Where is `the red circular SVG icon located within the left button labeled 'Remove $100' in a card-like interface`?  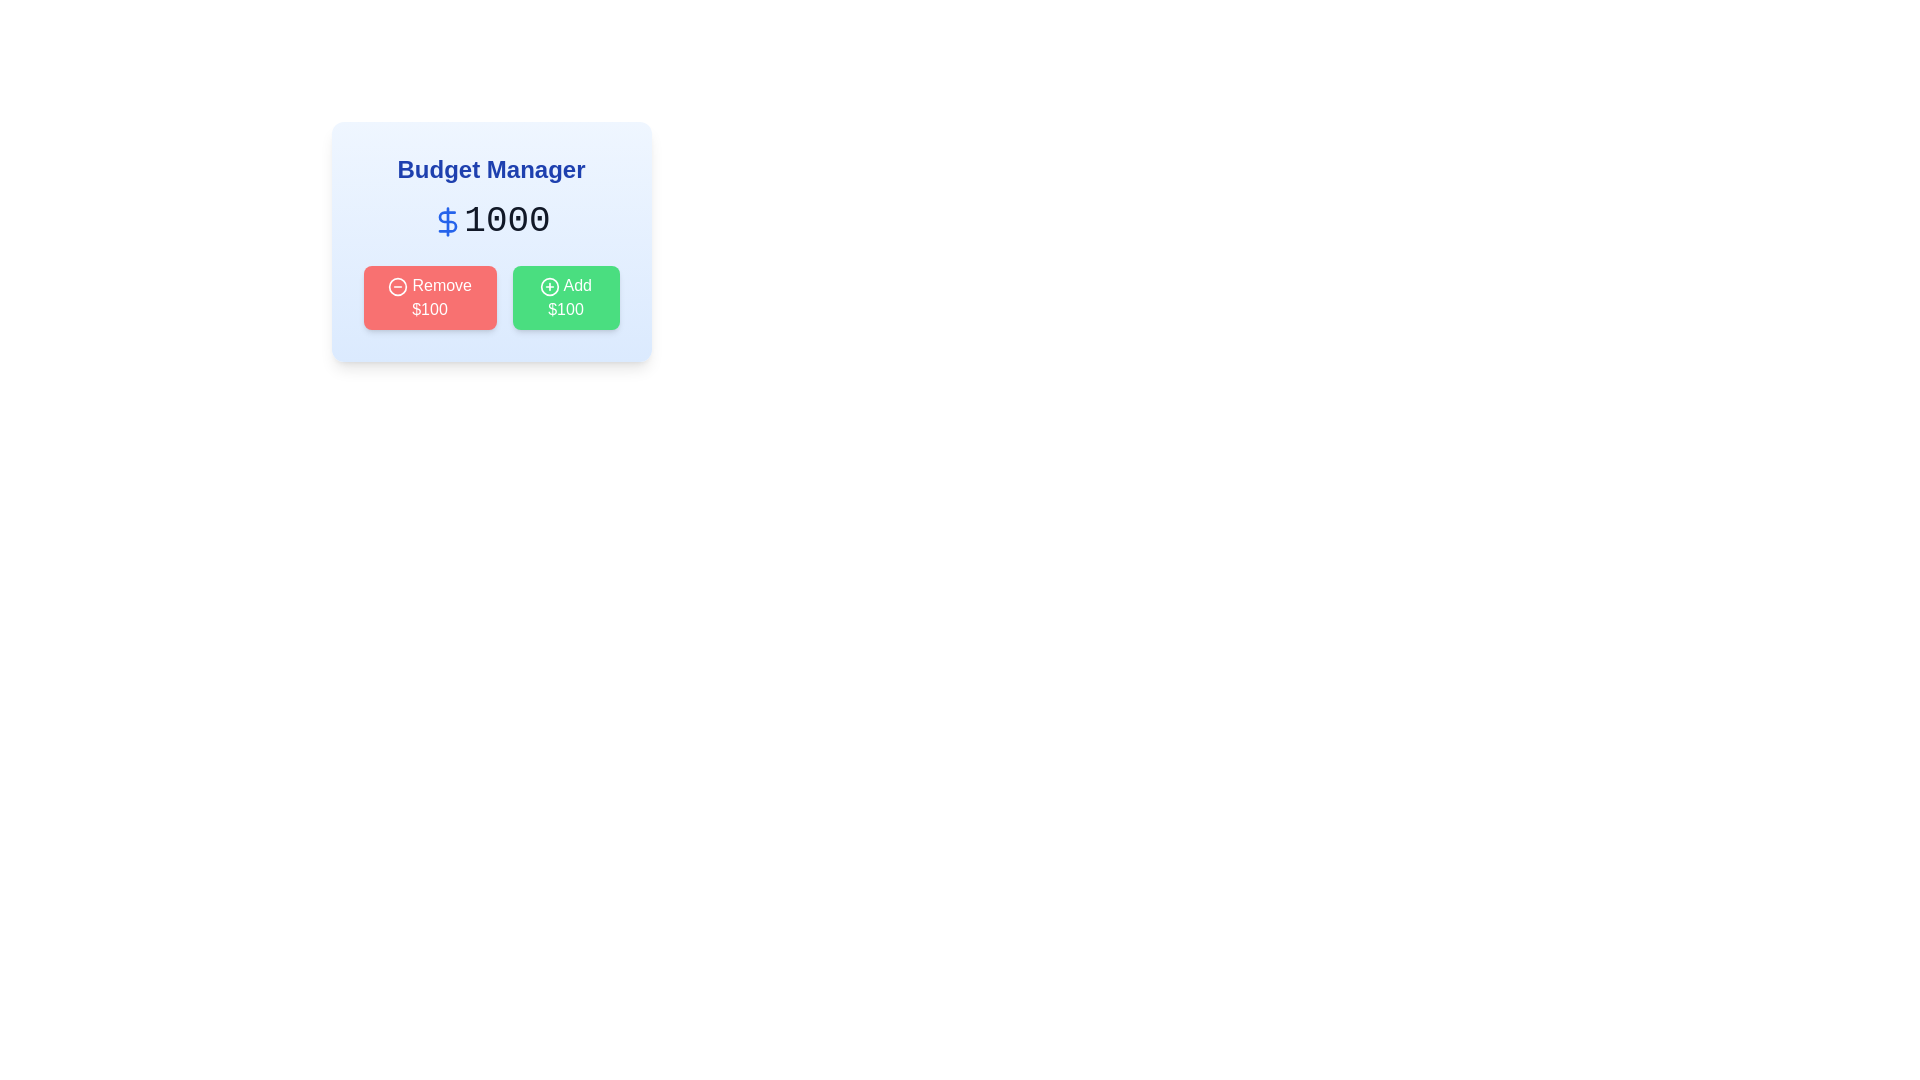 the red circular SVG icon located within the left button labeled 'Remove $100' in a card-like interface is located at coordinates (398, 286).